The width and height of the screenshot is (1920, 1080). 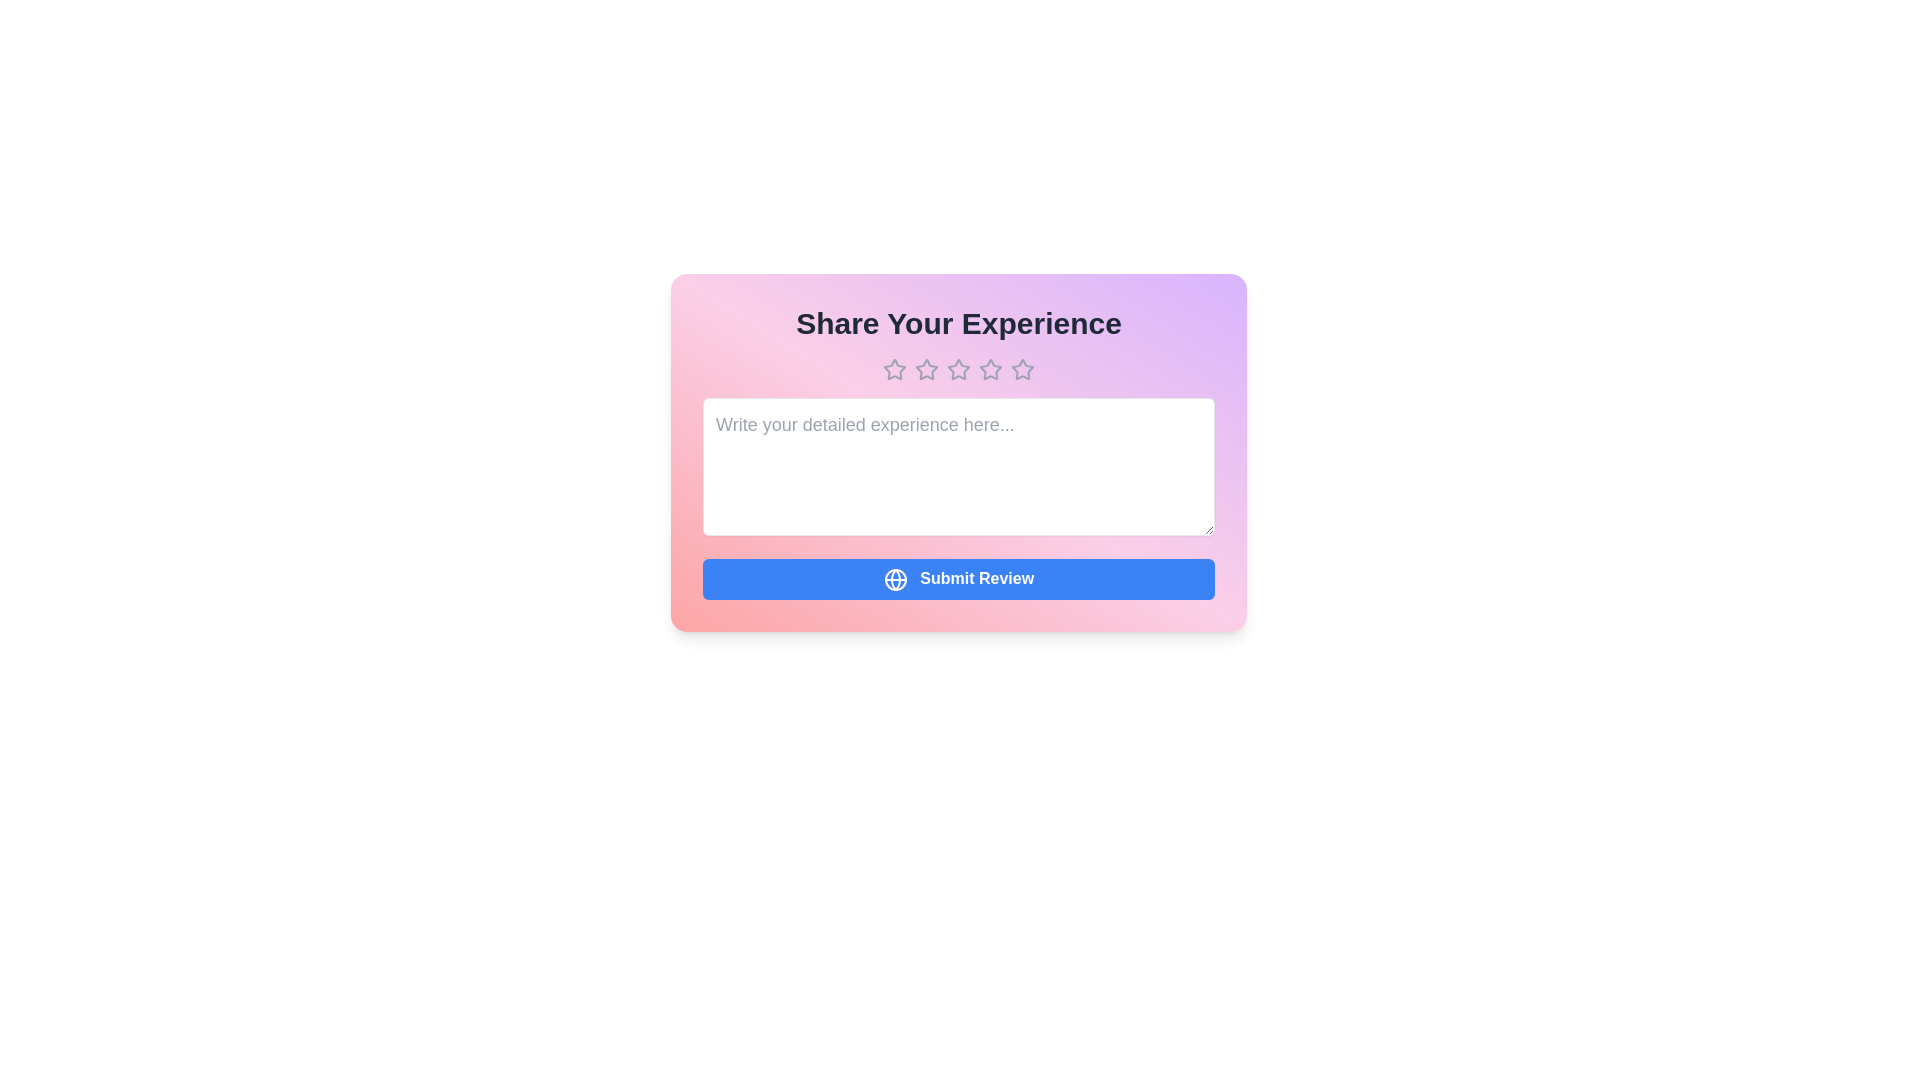 I want to click on the star corresponding to the desired rating 2, so click(x=925, y=370).